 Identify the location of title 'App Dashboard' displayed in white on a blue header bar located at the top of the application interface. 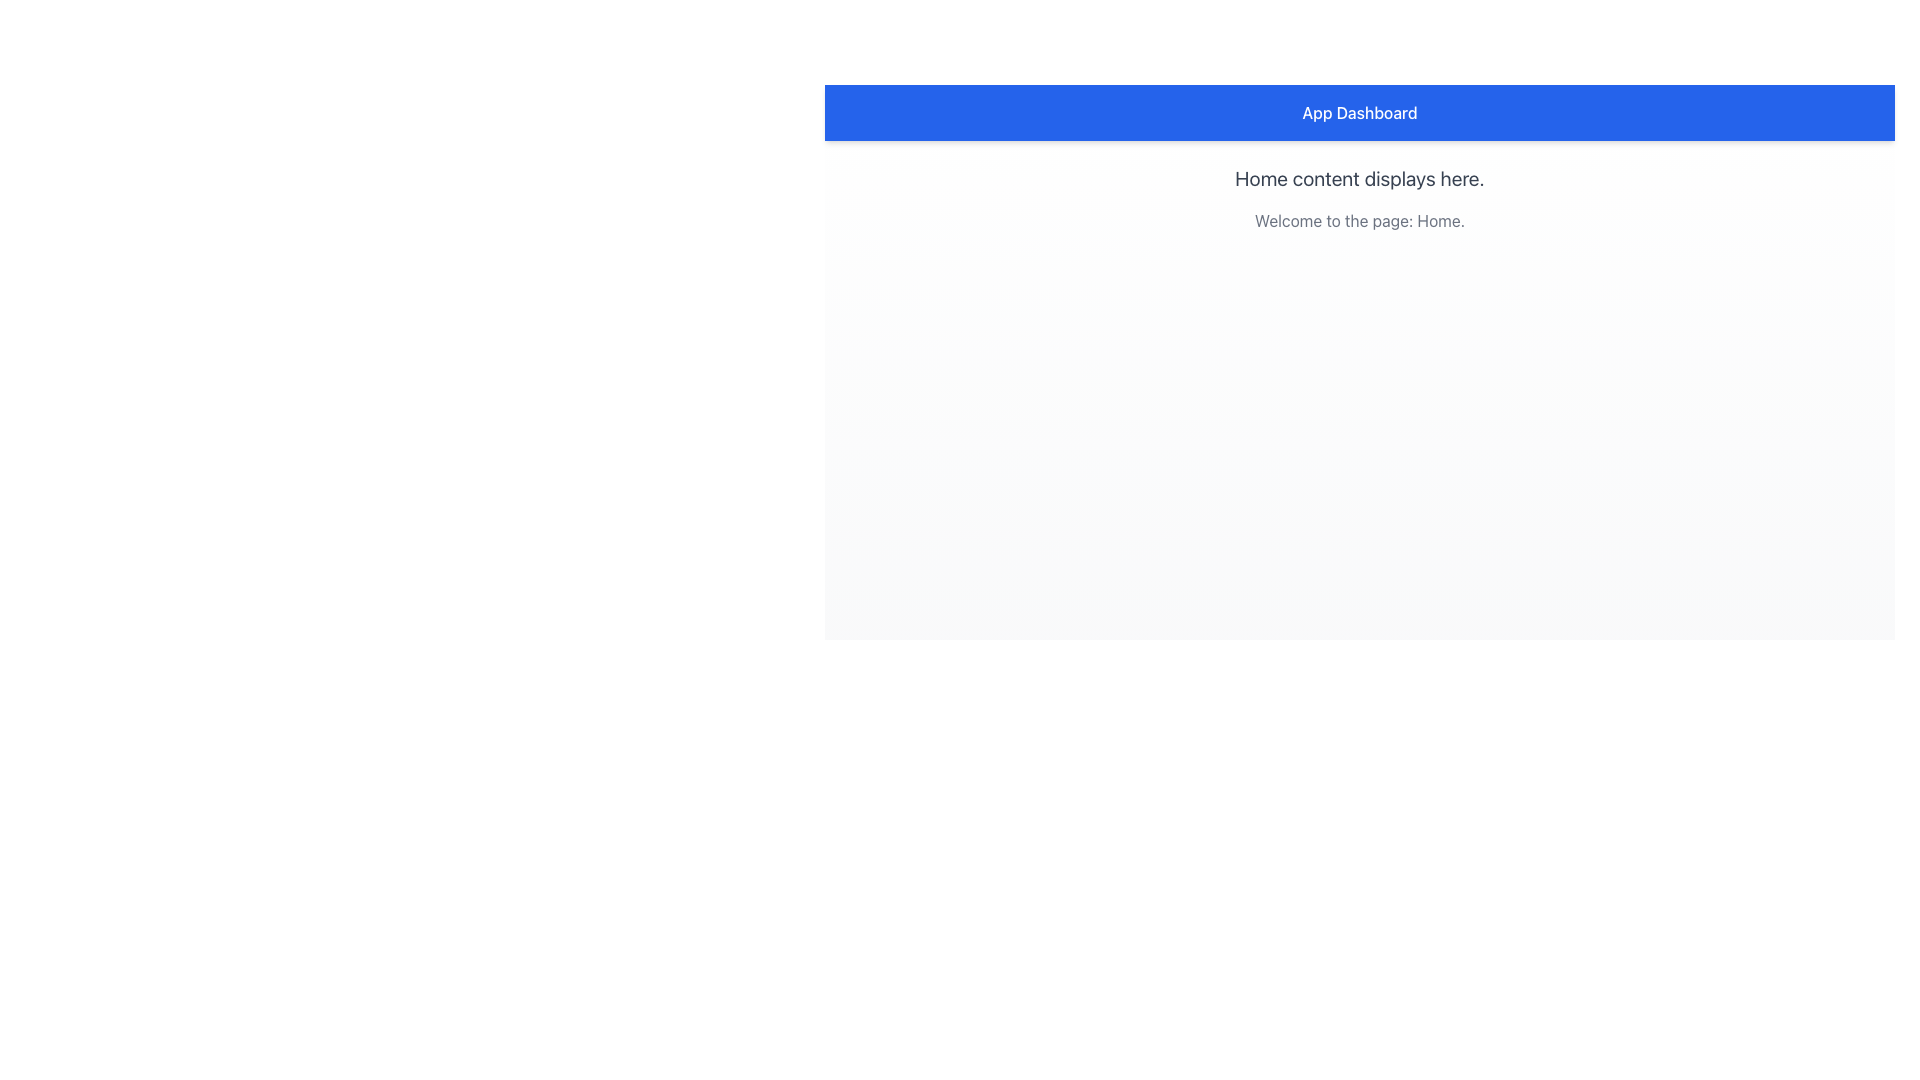
(1359, 112).